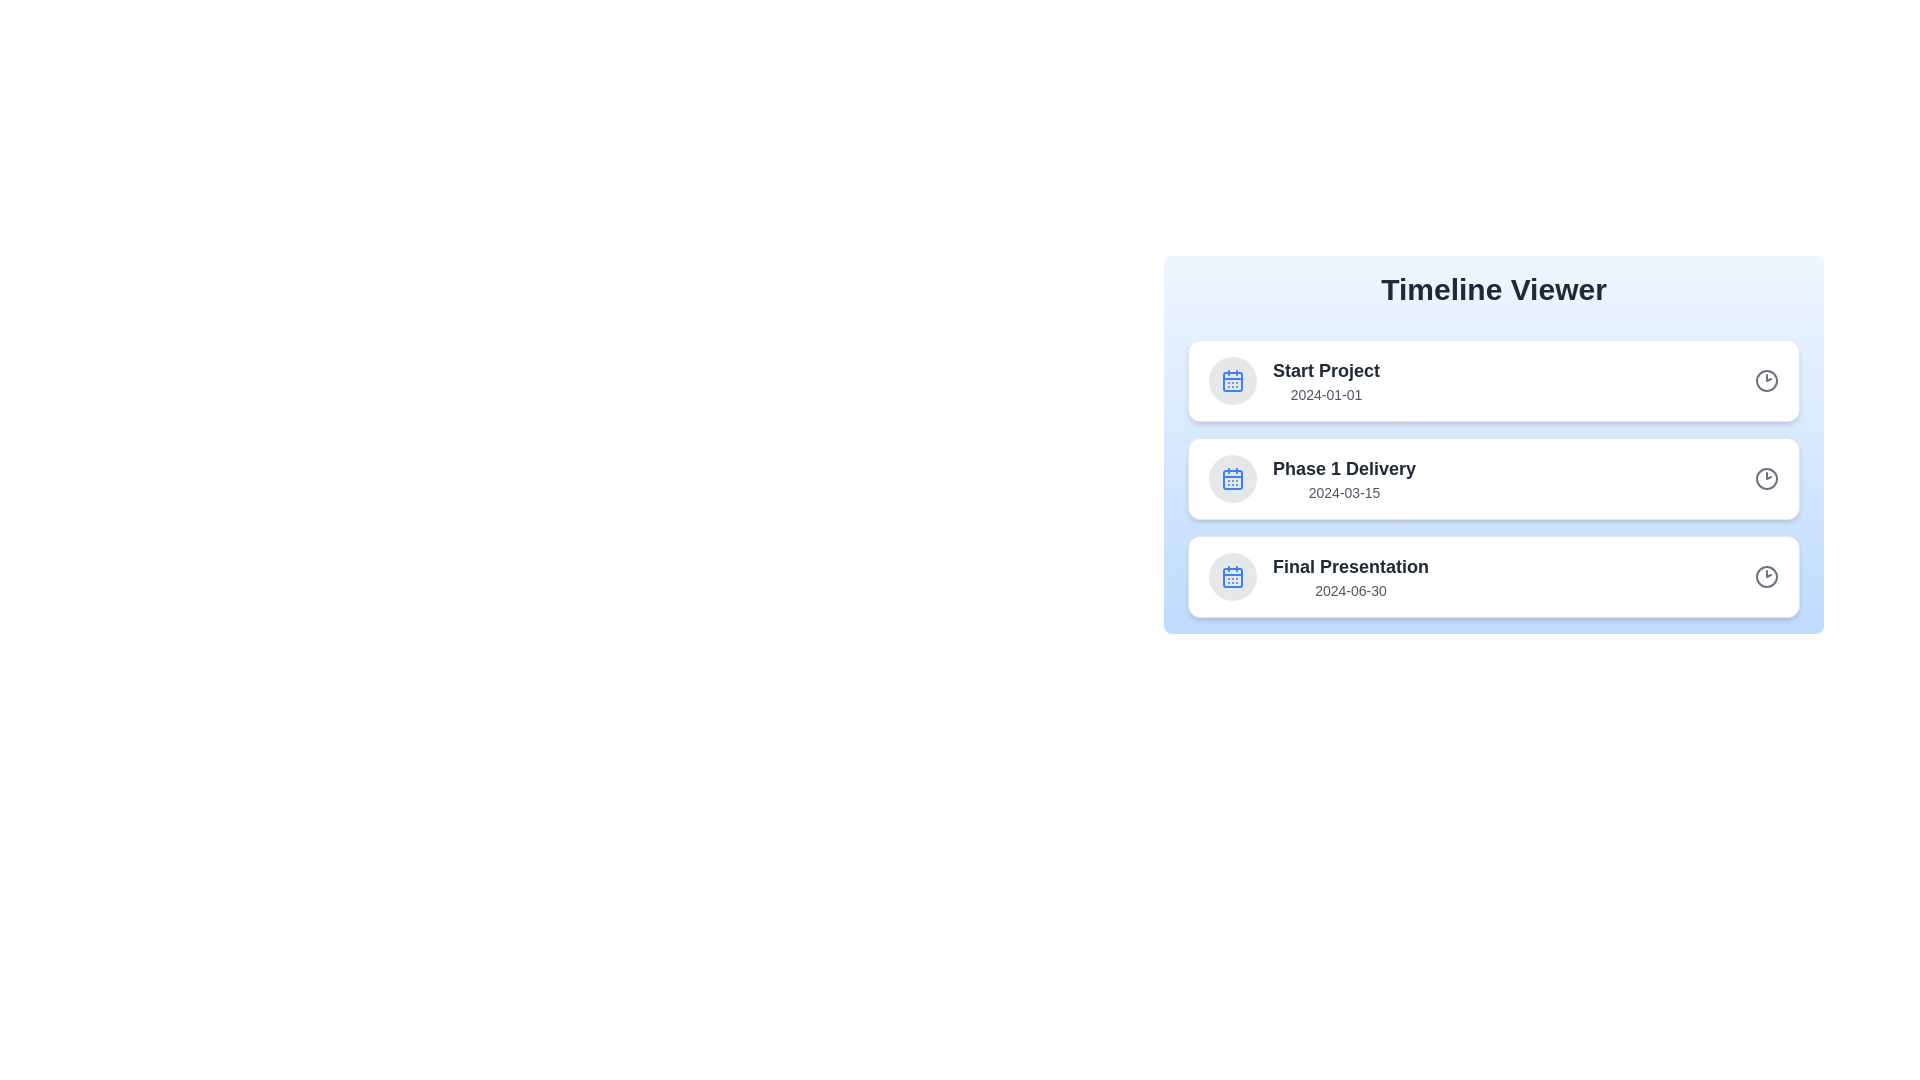 Image resolution: width=1920 pixels, height=1080 pixels. What do you see at coordinates (1312, 478) in the screenshot?
I see `the second item in the timeline event viewer, which displays a blue calendar icon on the left, 'Phase 1 Delivery' in bold, and the date '2024-03-15' below it` at bounding box center [1312, 478].